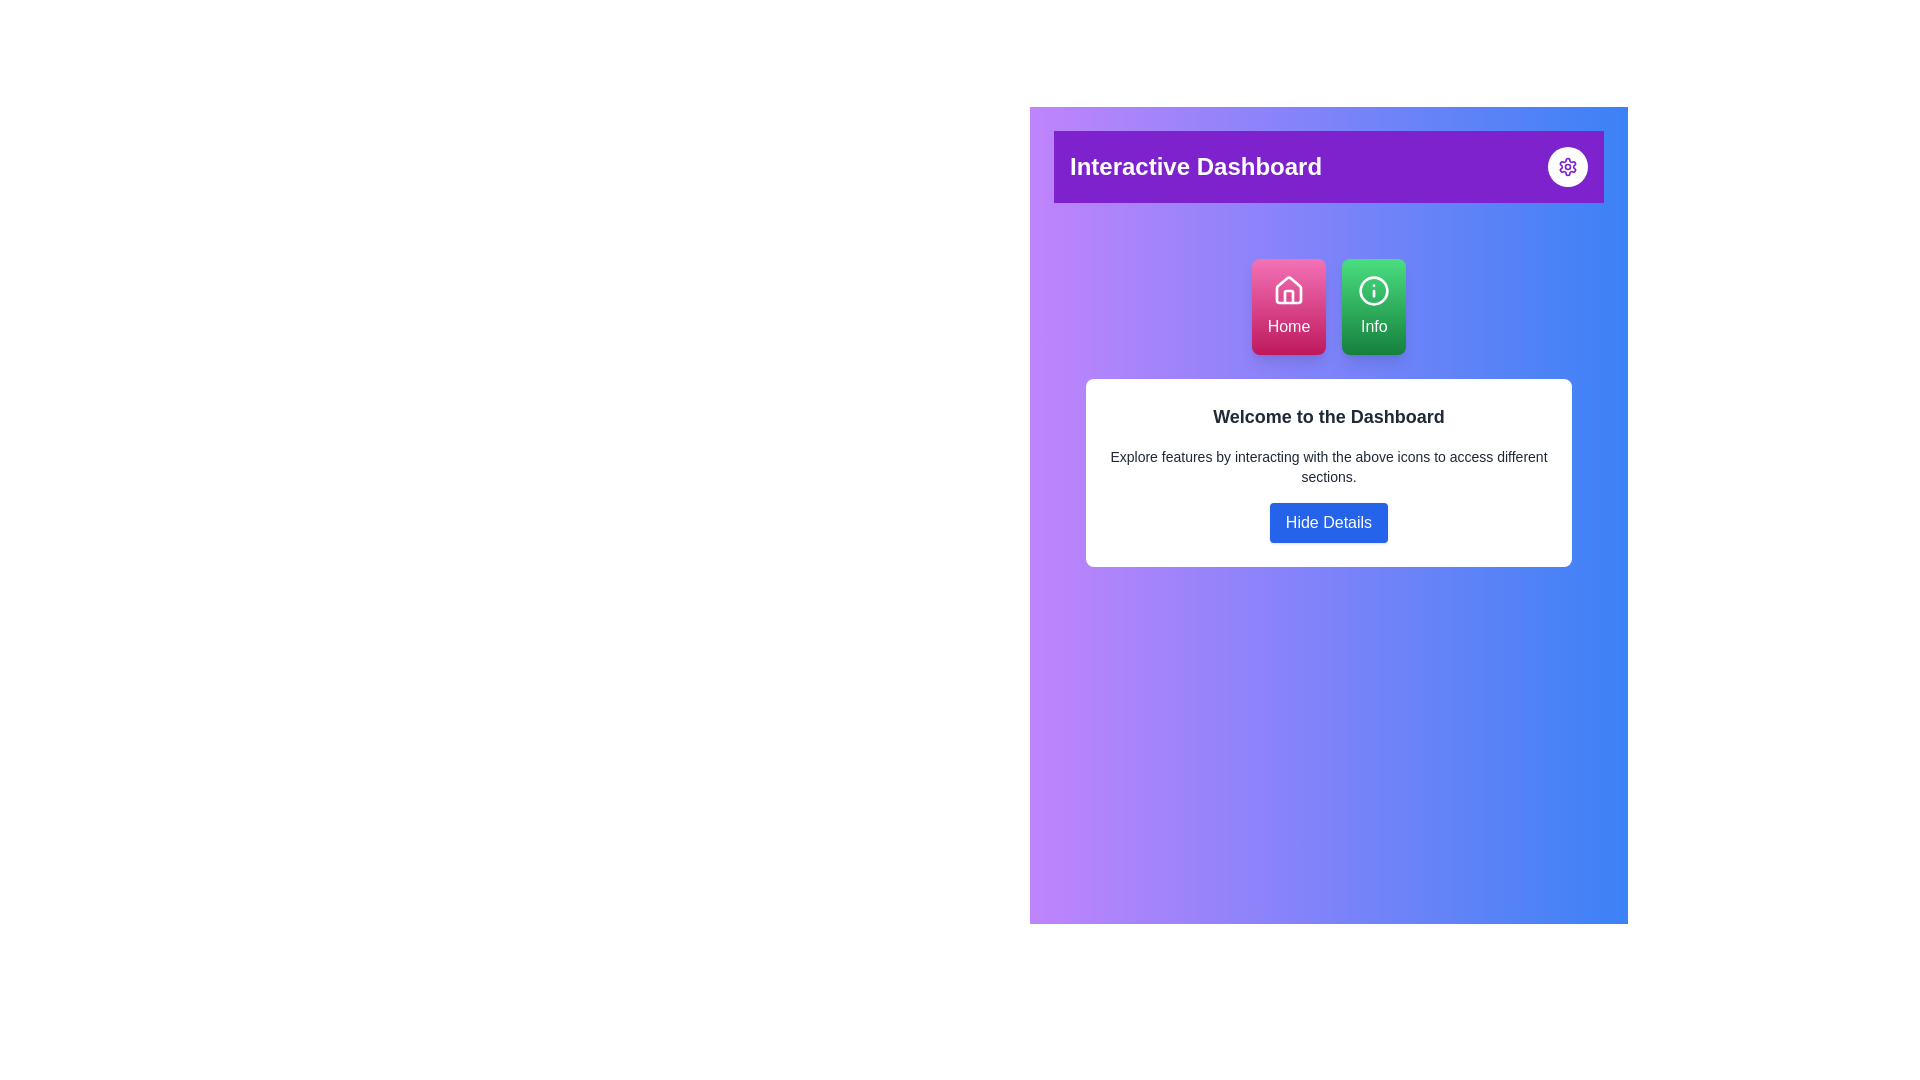  I want to click on the green 'Info' button in the group of interactive buttons, so click(1329, 307).